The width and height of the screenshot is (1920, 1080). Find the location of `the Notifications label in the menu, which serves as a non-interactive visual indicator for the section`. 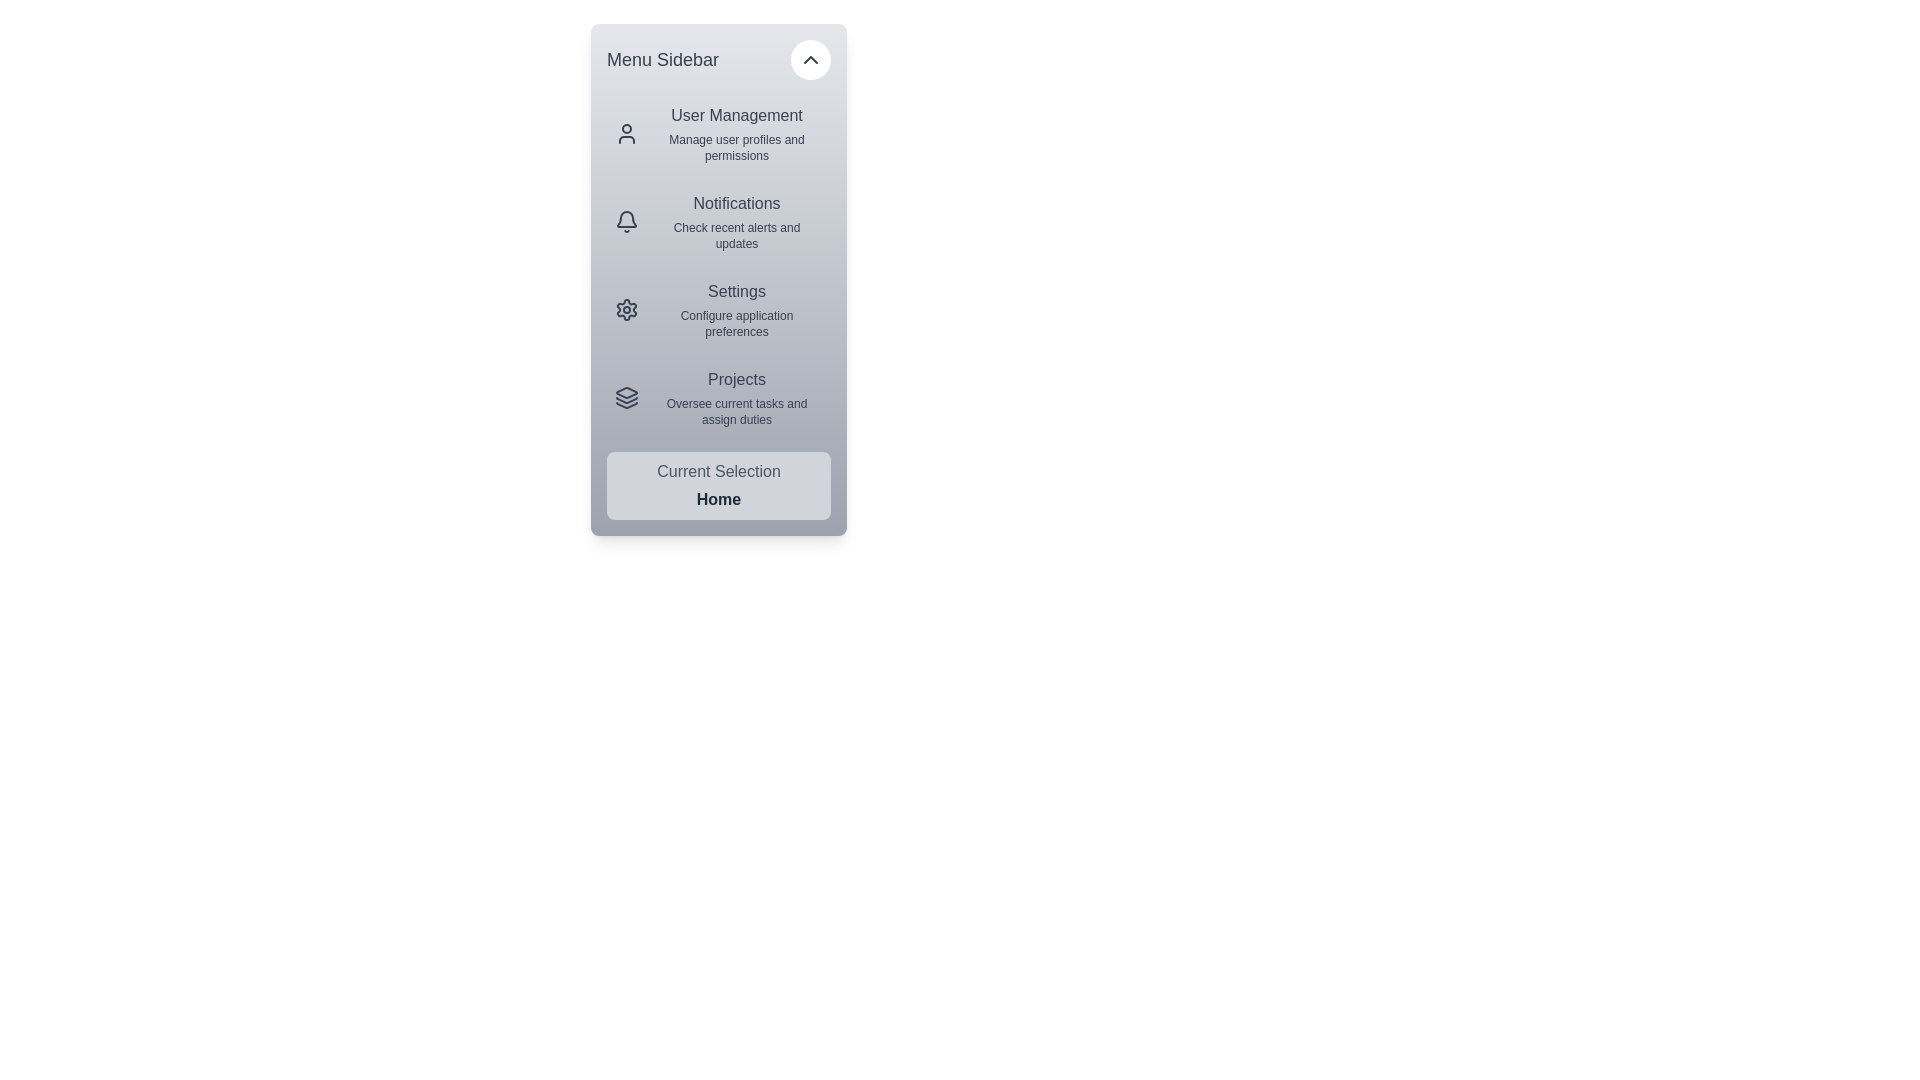

the Notifications label in the menu, which serves as a non-interactive visual indicator for the section is located at coordinates (736, 204).